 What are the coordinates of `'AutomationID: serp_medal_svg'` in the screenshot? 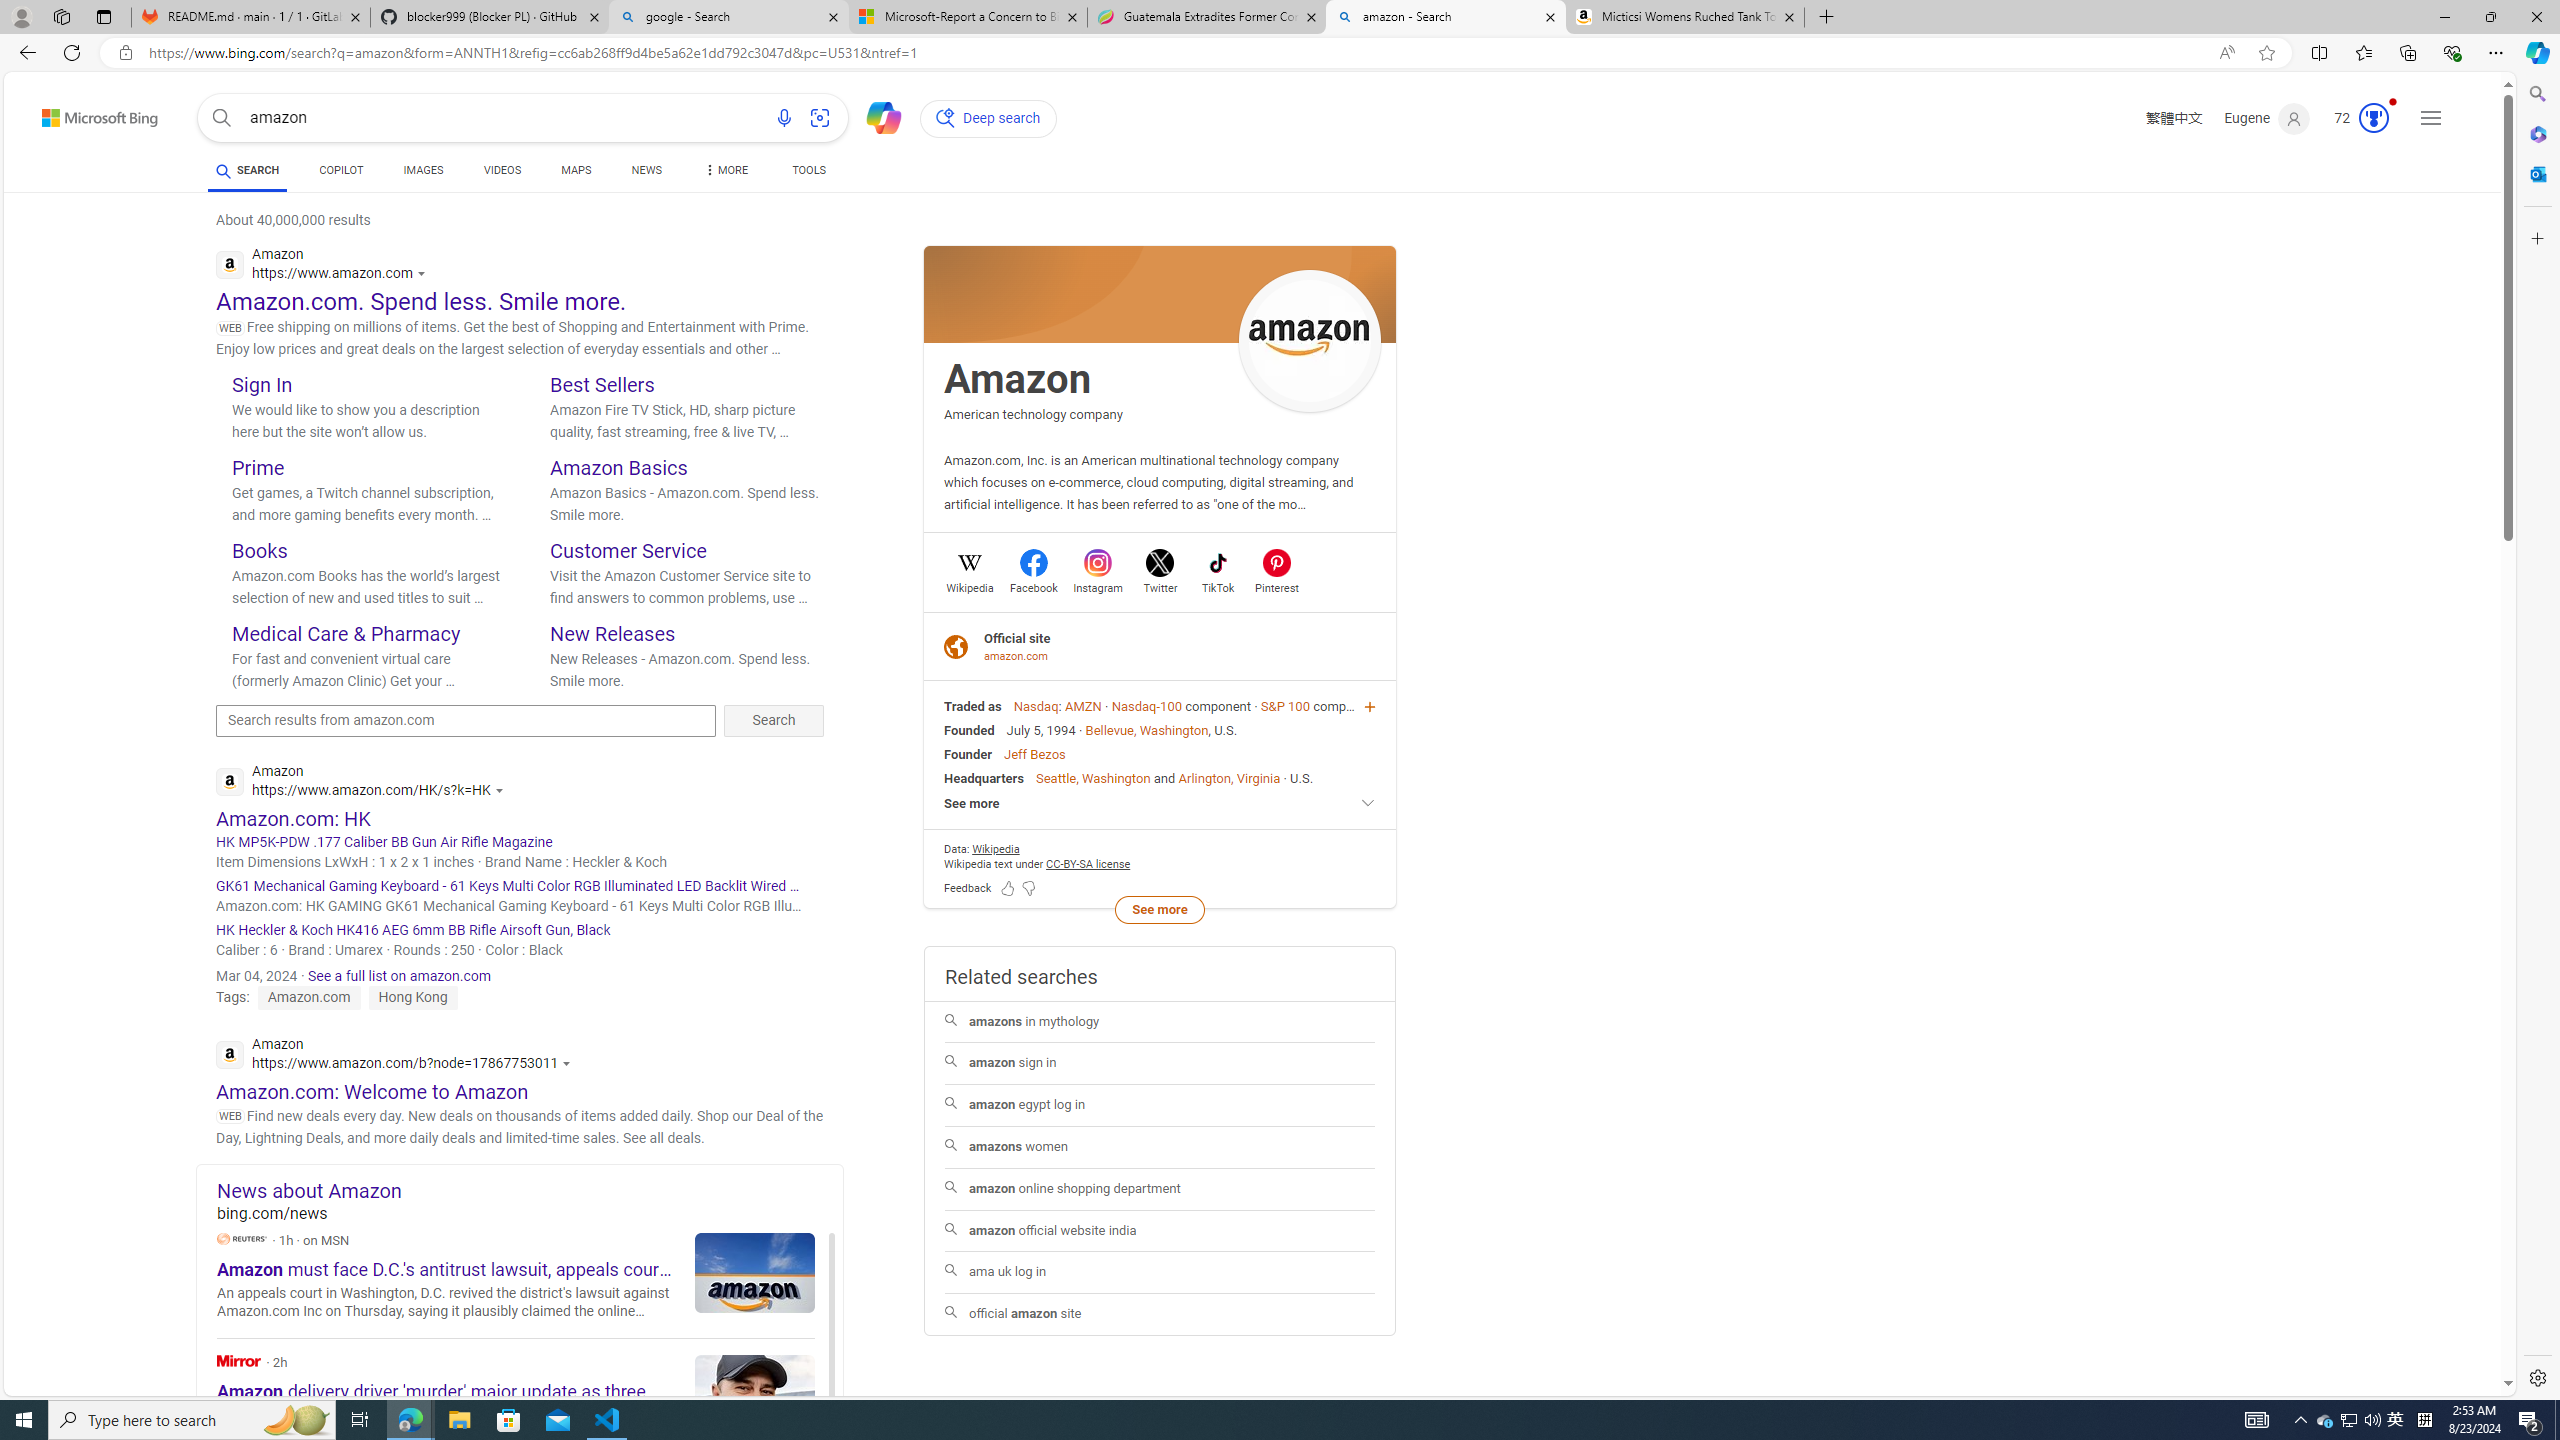 It's located at (2373, 118).